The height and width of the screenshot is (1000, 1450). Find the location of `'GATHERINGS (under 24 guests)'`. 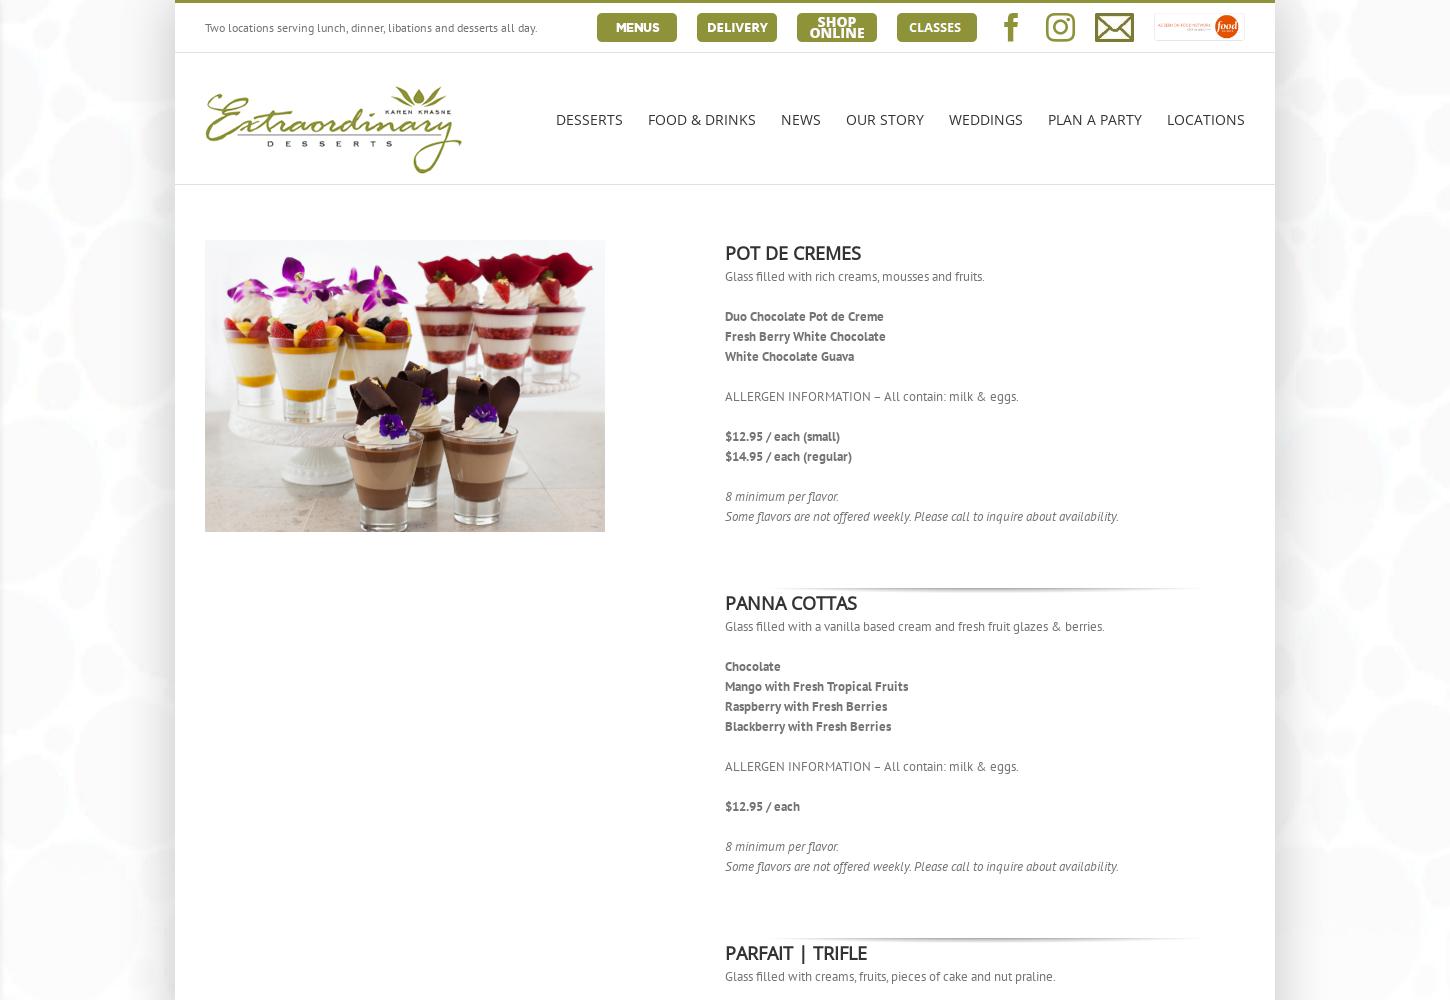

'GATHERINGS (under 24 guests)' is located at coordinates (1153, 202).